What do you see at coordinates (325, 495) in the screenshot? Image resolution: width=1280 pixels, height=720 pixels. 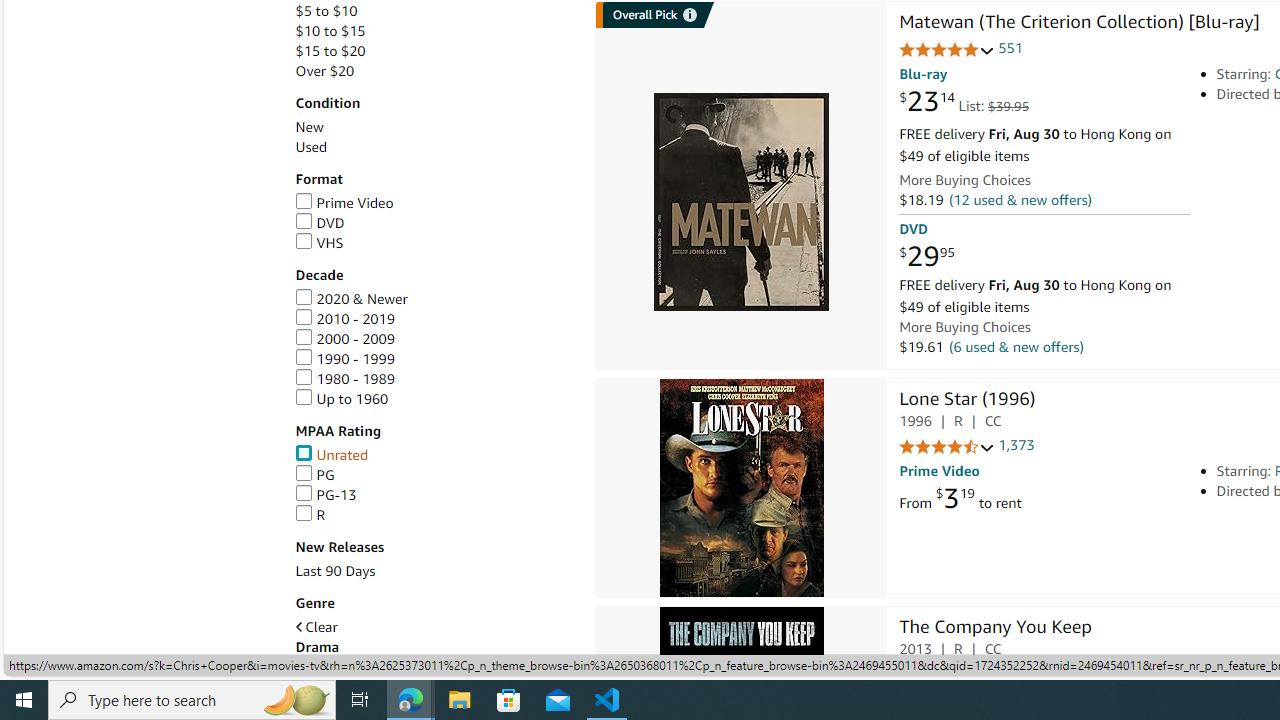 I see `'PG-13'` at bounding box center [325, 495].